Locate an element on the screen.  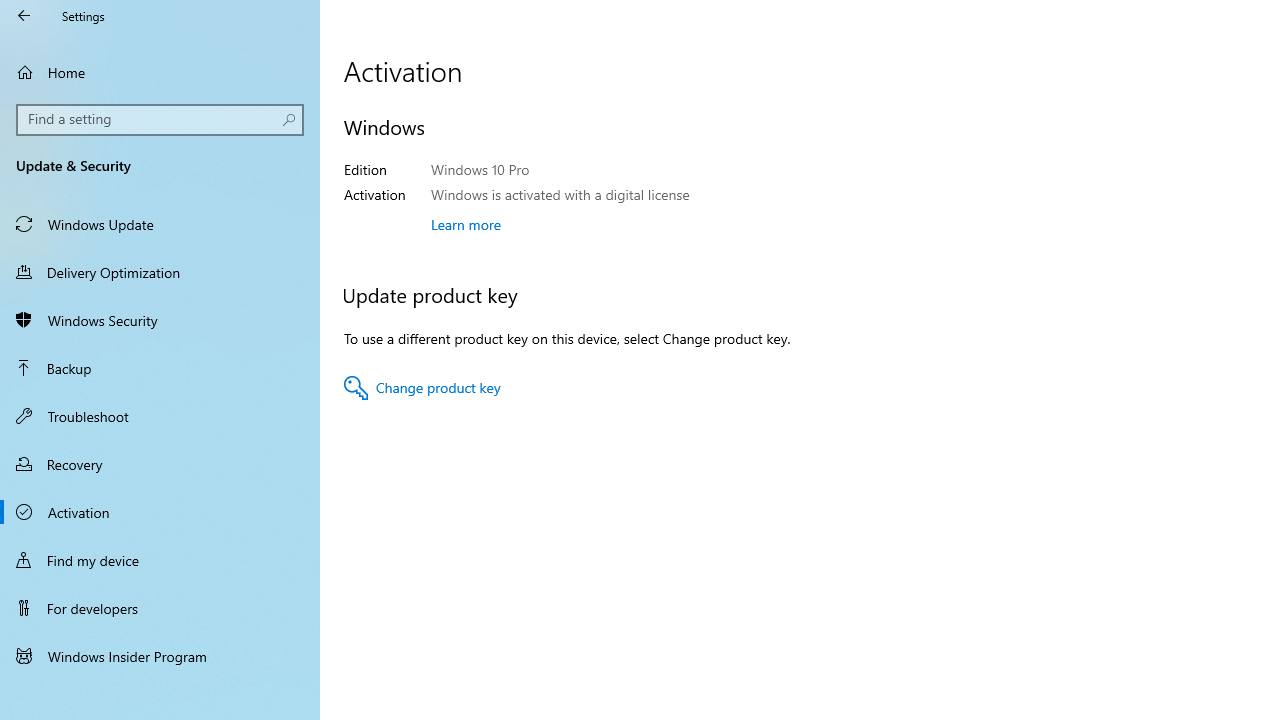
'Home' is located at coordinates (160, 71).